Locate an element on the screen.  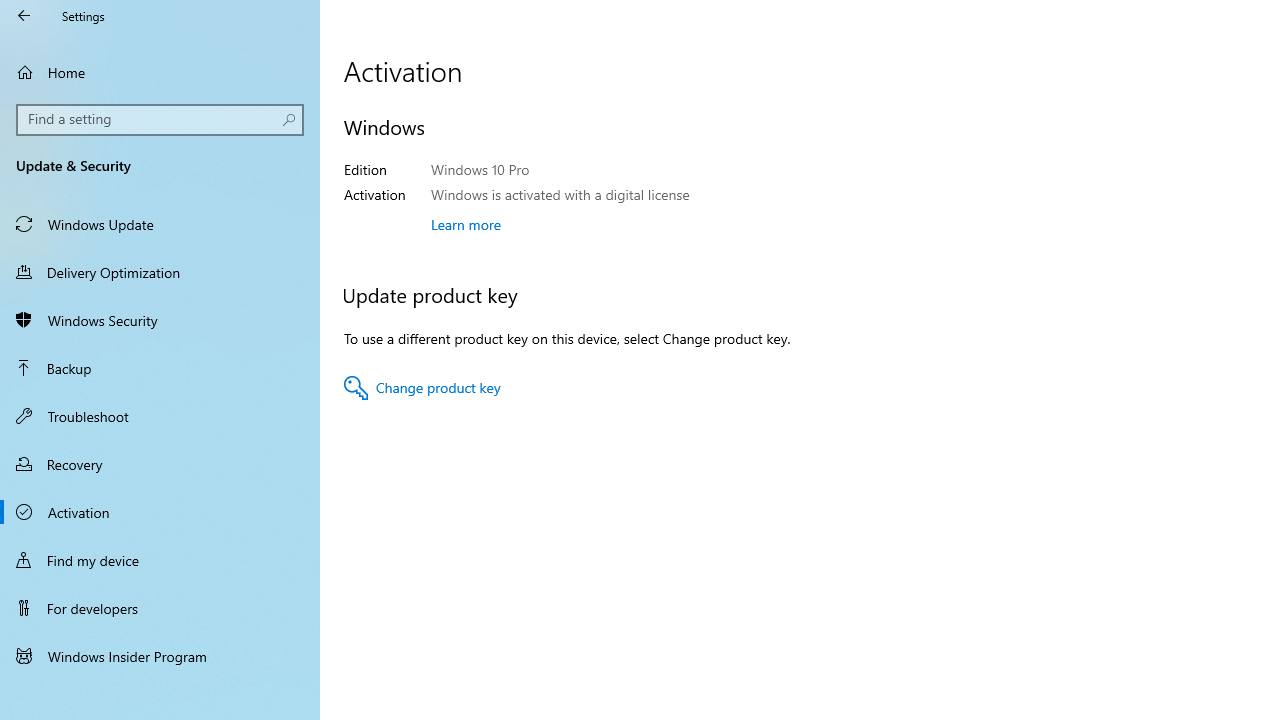
'Home' is located at coordinates (160, 71).